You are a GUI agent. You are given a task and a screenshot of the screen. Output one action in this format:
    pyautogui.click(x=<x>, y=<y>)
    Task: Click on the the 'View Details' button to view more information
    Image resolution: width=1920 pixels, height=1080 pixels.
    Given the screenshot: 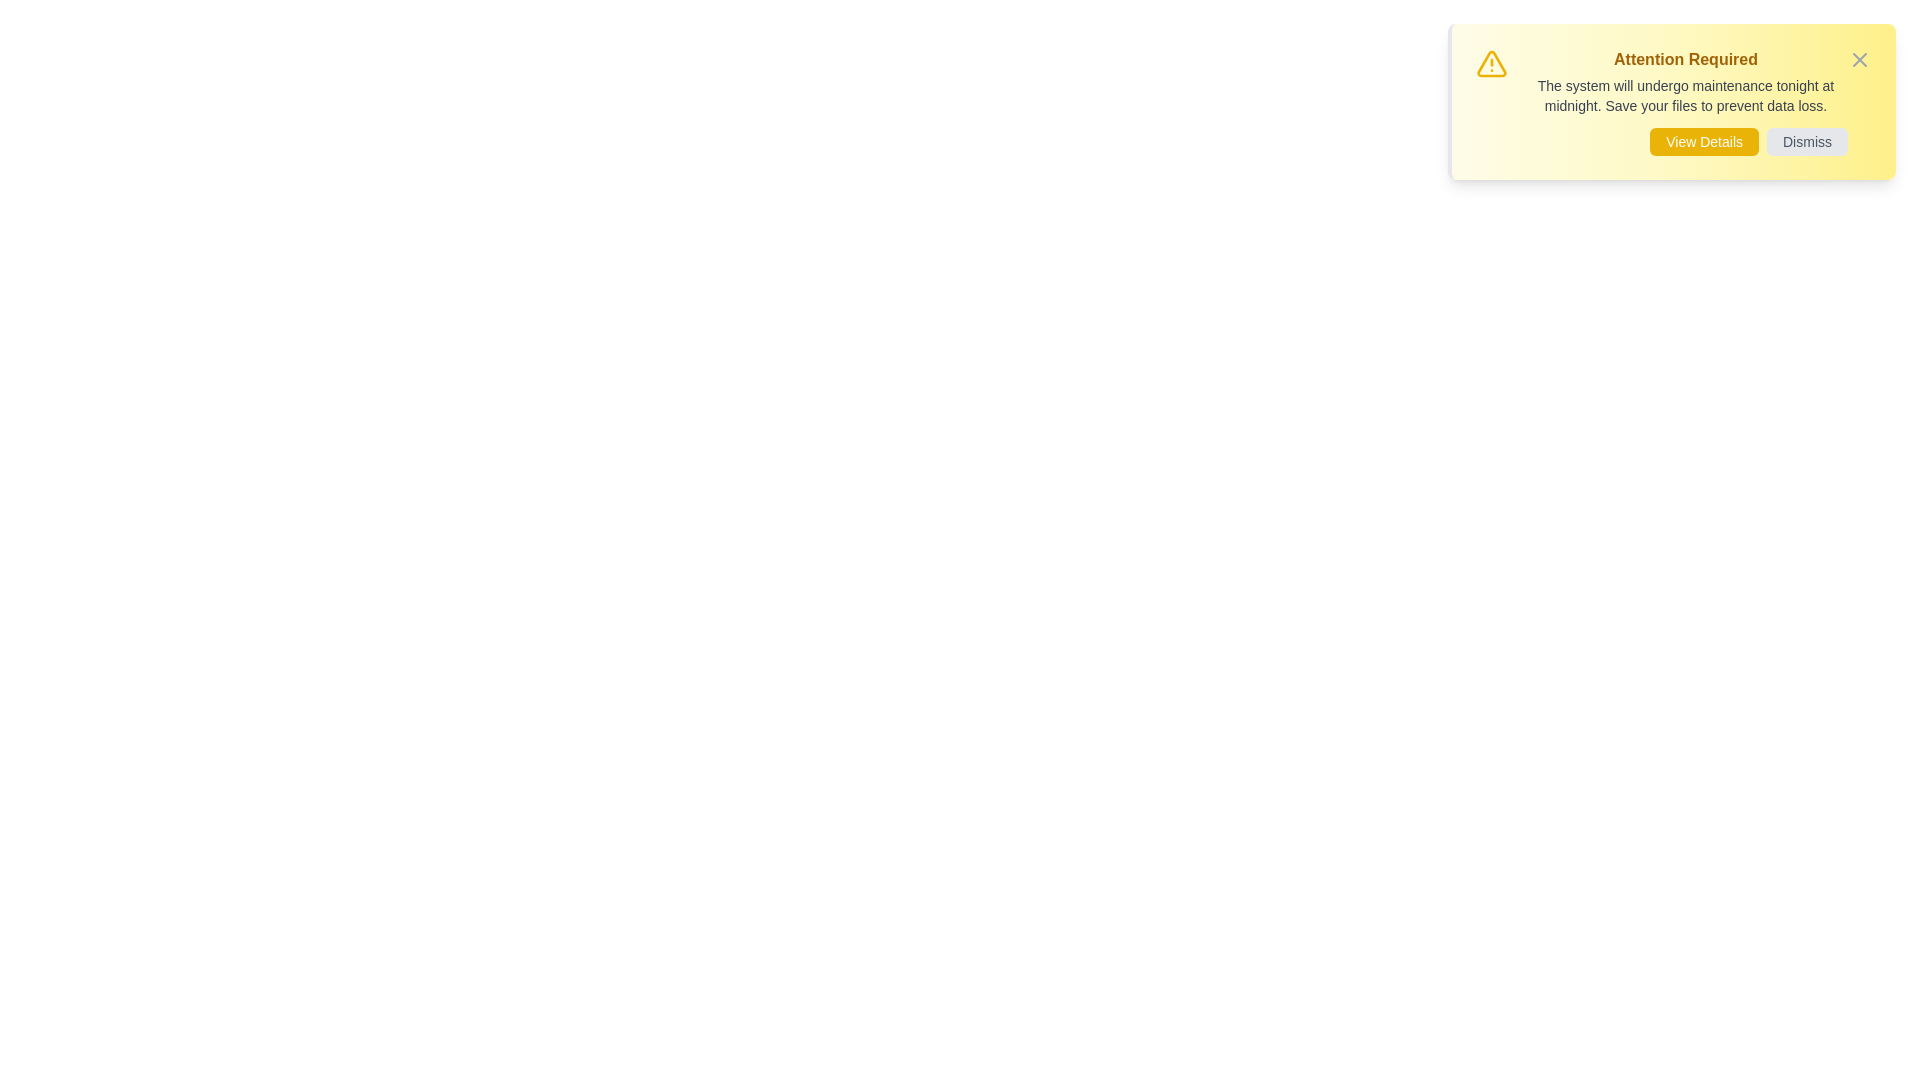 What is the action you would take?
    pyautogui.click(x=1703, y=141)
    